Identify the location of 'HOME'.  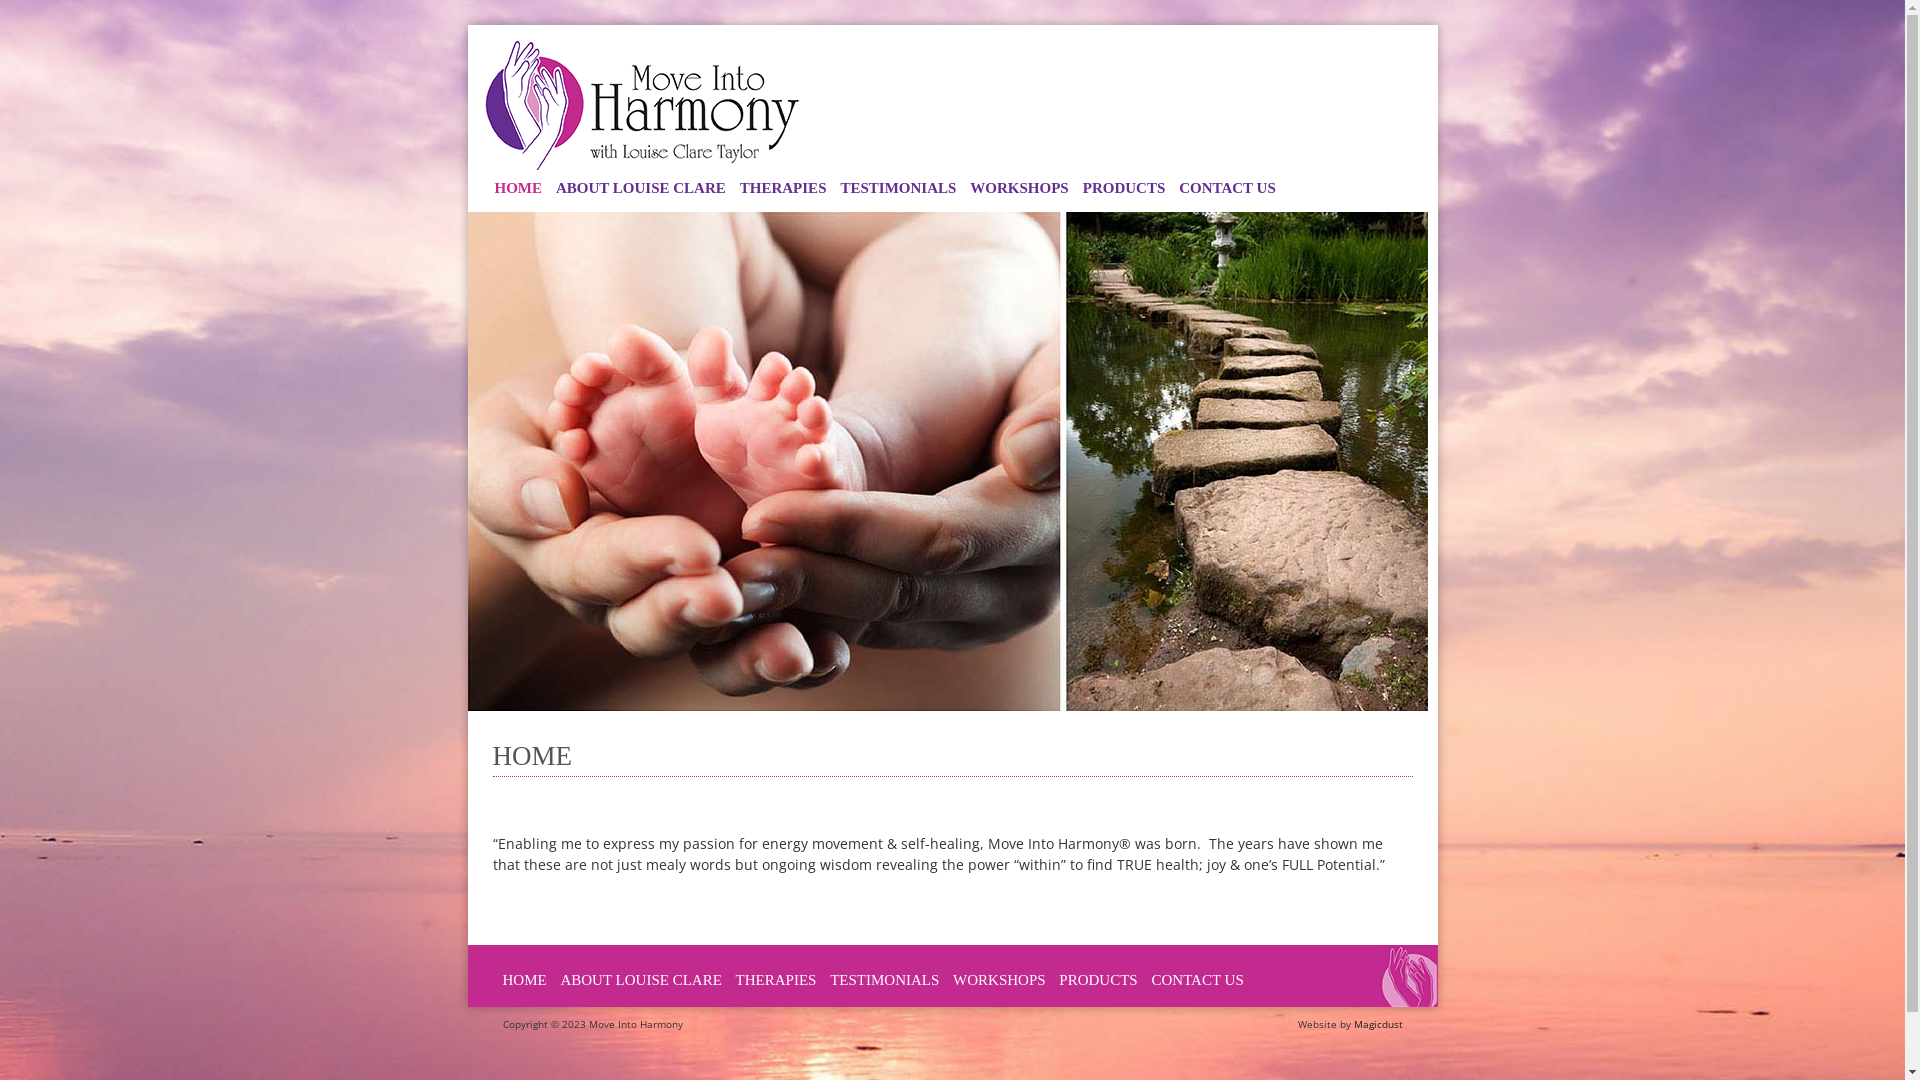
(518, 188).